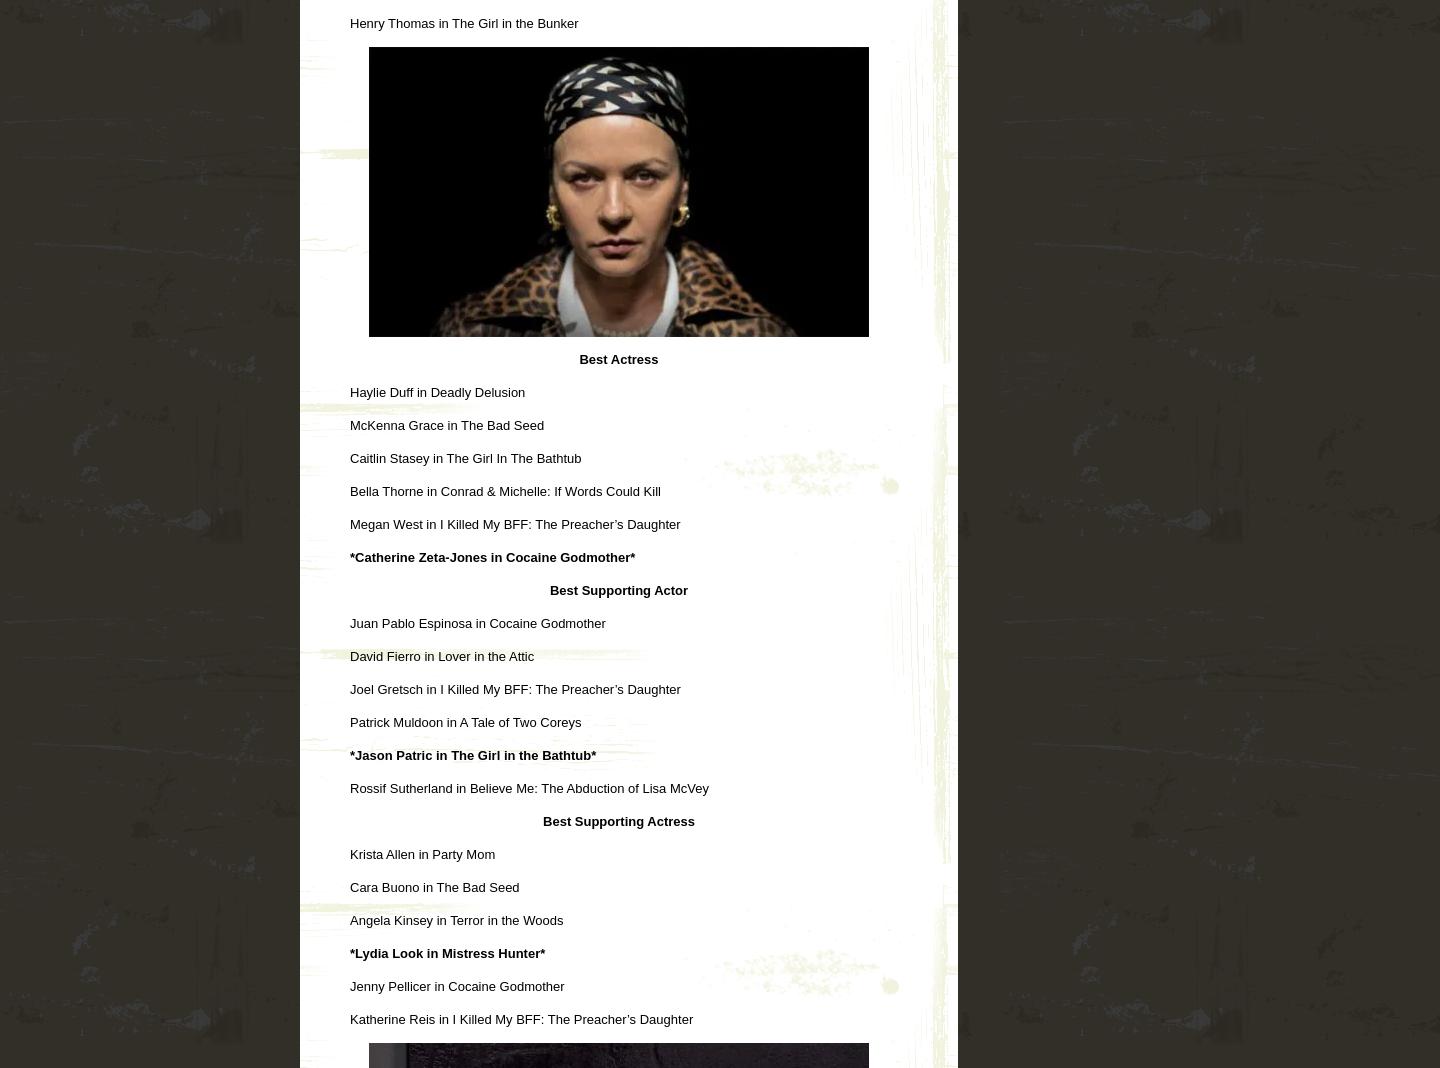 The width and height of the screenshot is (1440, 1068). I want to click on 'Henry Thomas in The Girl in the Bunker', so click(350, 21).